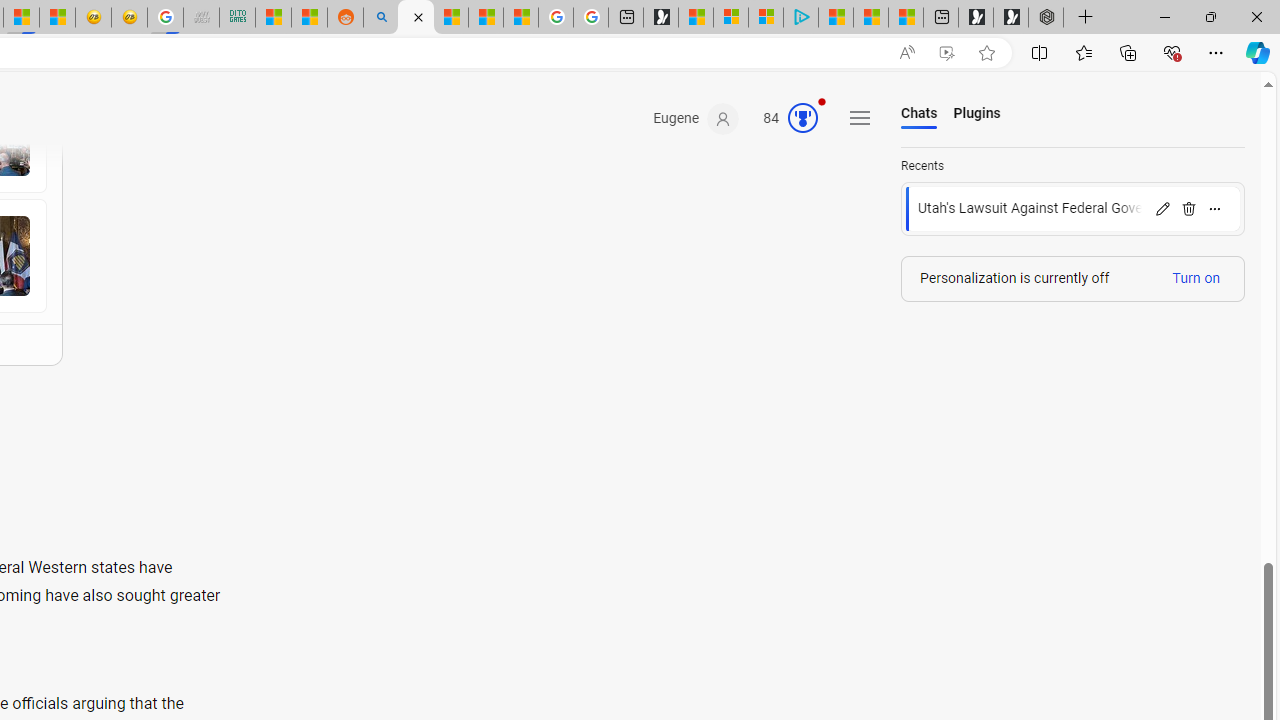 The height and width of the screenshot is (720, 1280). What do you see at coordinates (783, 119) in the screenshot?
I see `'Microsoft Rewards 84'` at bounding box center [783, 119].